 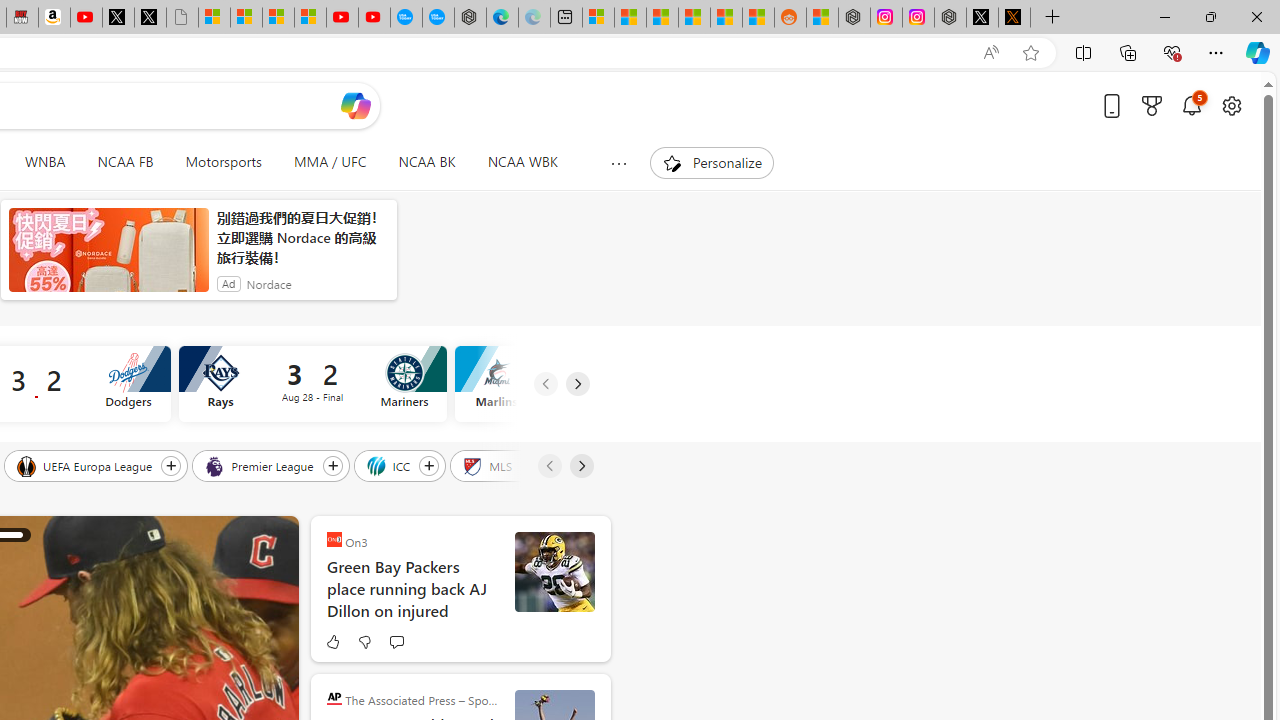 What do you see at coordinates (982, 17) in the screenshot?
I see `'Nordace (@NordaceOfficial) / X'` at bounding box center [982, 17].